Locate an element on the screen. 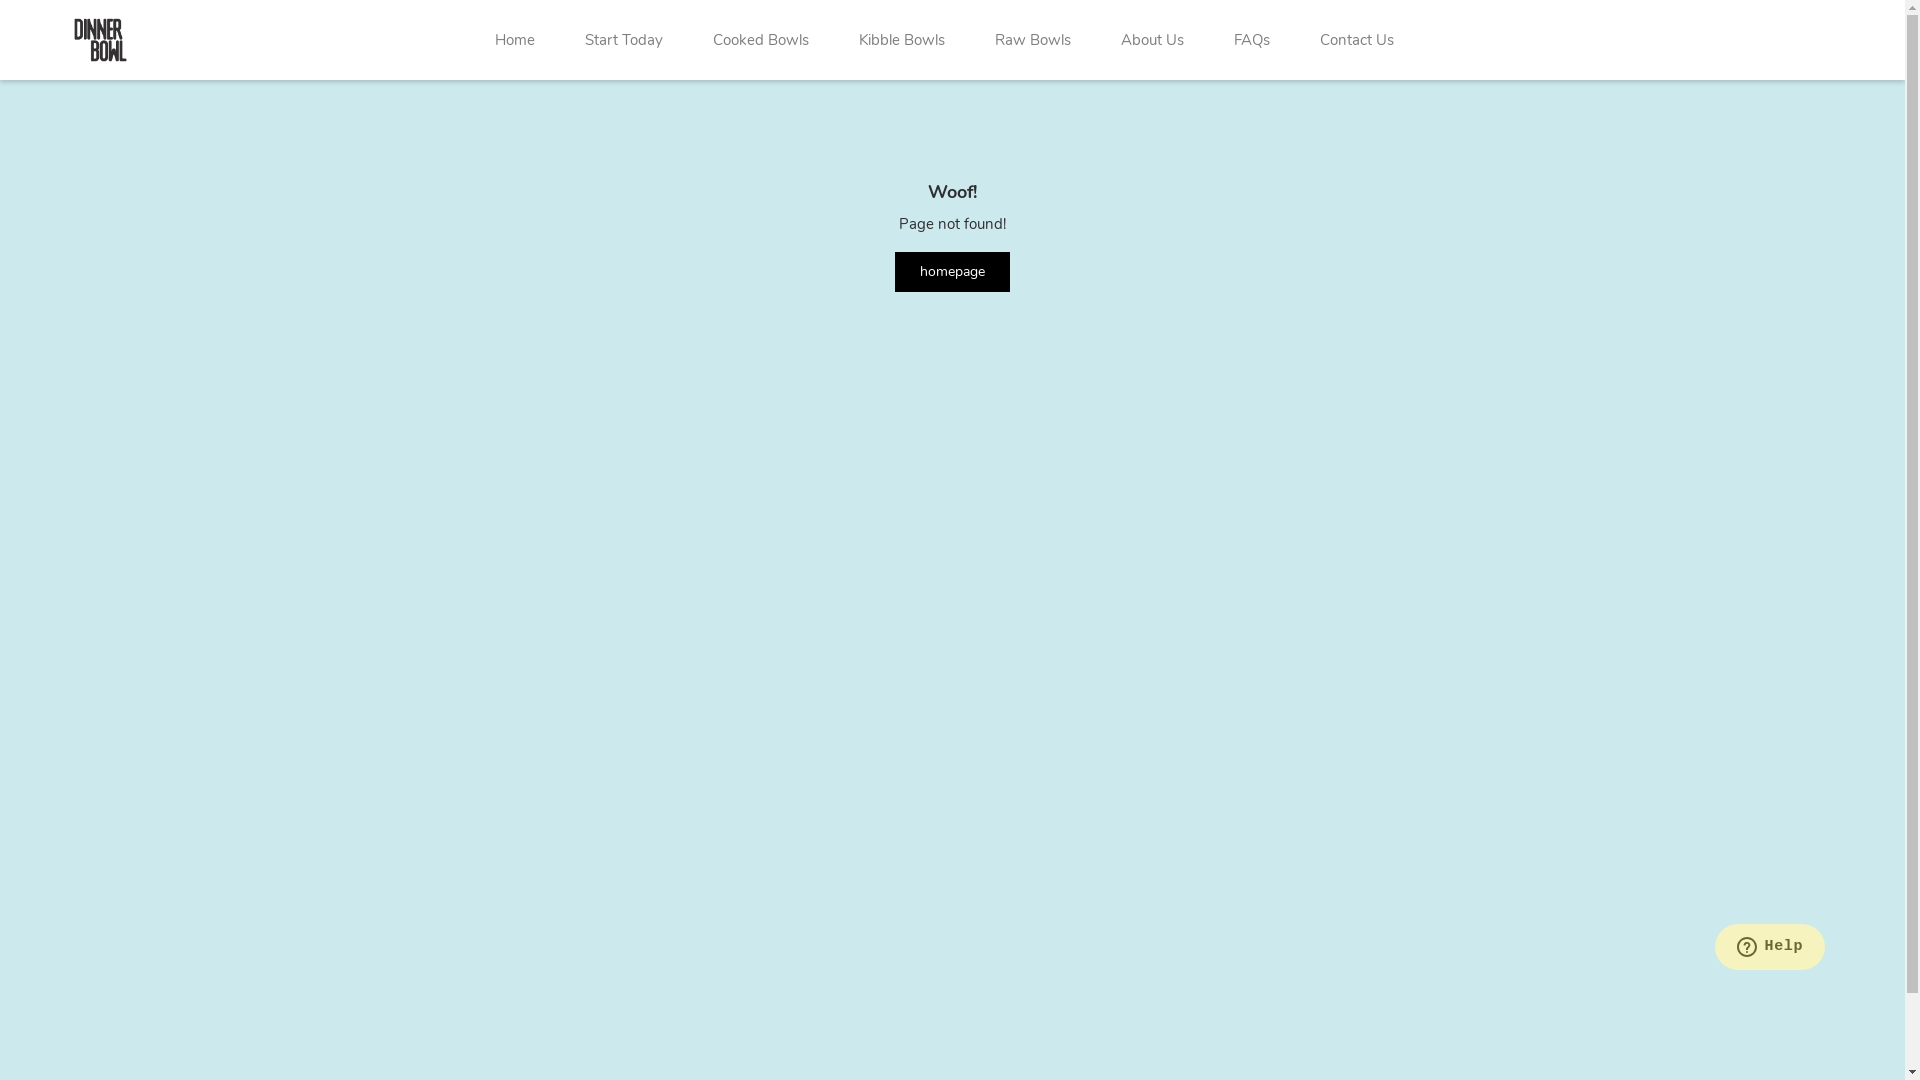 The width and height of the screenshot is (1920, 1080). 'About Us' is located at coordinates (1152, 39).